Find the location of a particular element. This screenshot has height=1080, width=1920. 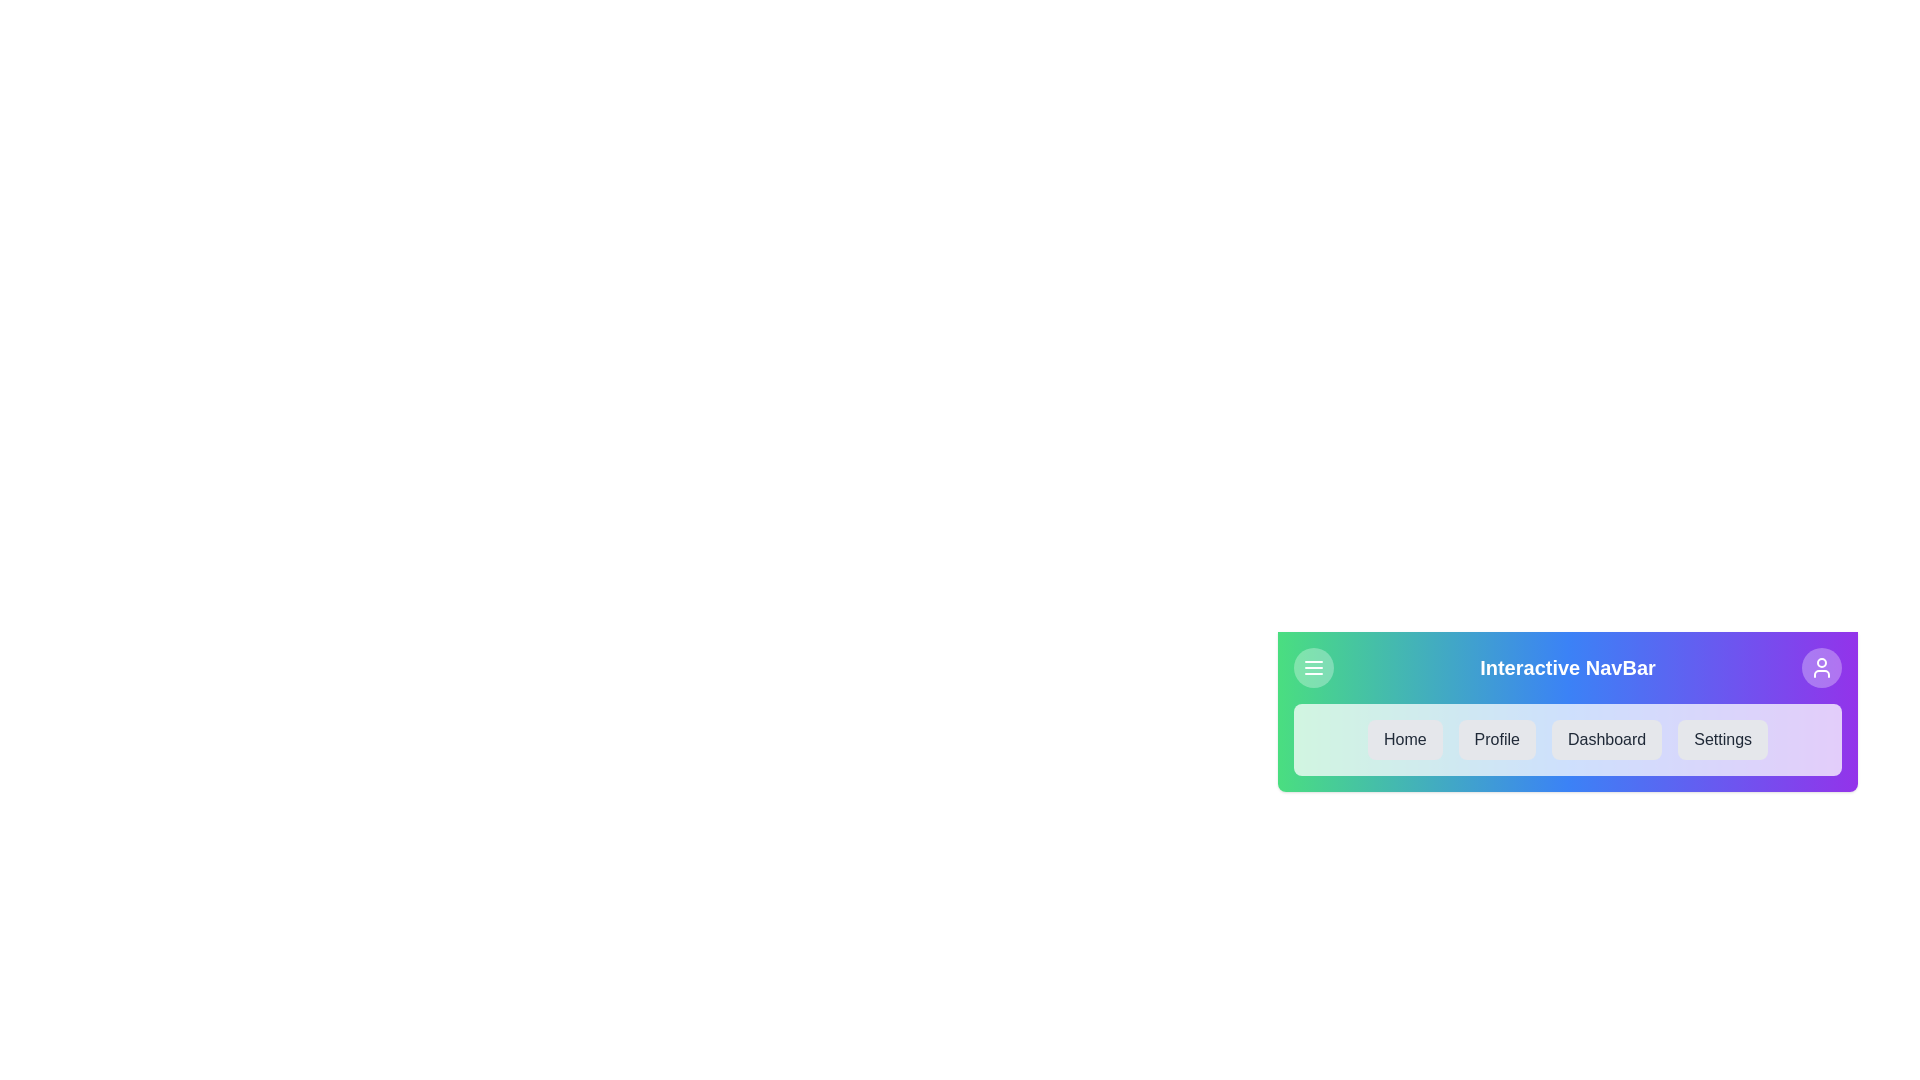

the navigation link labeled Home is located at coordinates (1404, 740).